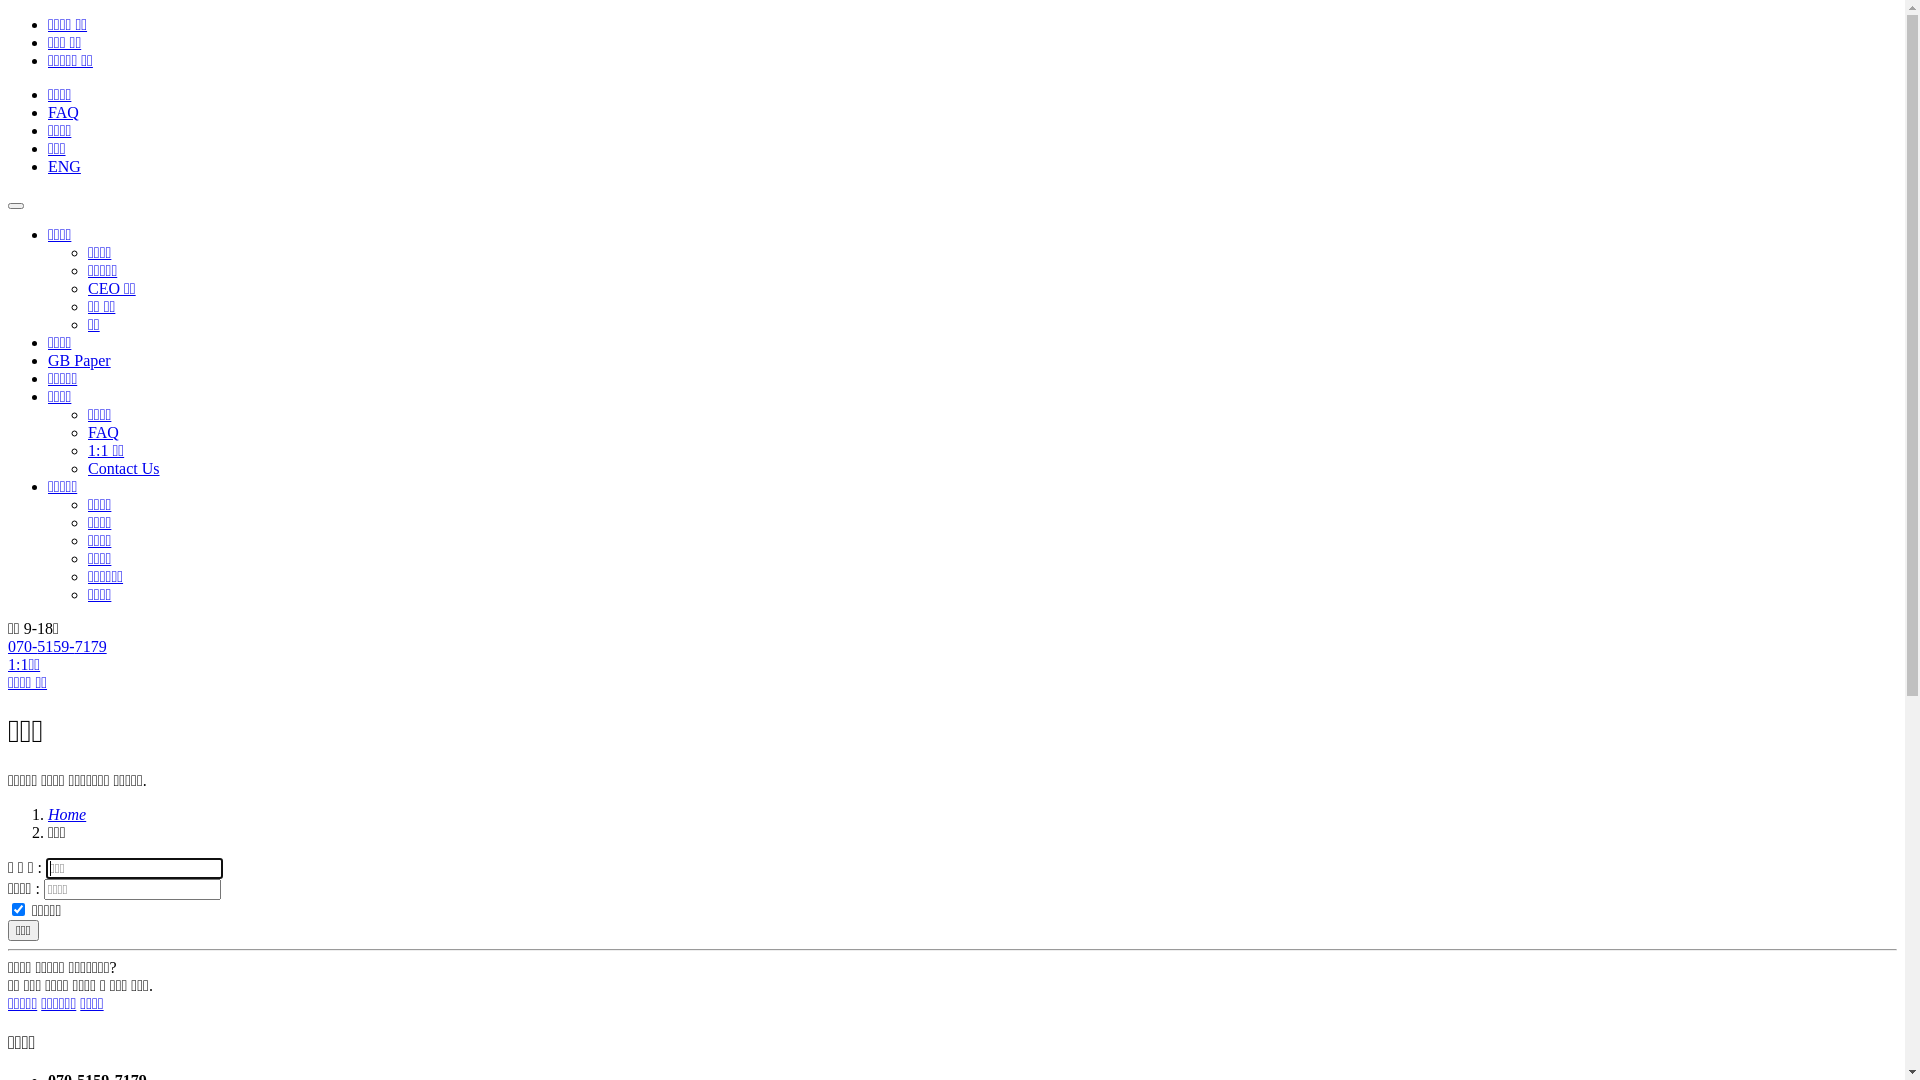 The image size is (1920, 1080). What do you see at coordinates (64, 165) in the screenshot?
I see `'ENG'` at bounding box center [64, 165].